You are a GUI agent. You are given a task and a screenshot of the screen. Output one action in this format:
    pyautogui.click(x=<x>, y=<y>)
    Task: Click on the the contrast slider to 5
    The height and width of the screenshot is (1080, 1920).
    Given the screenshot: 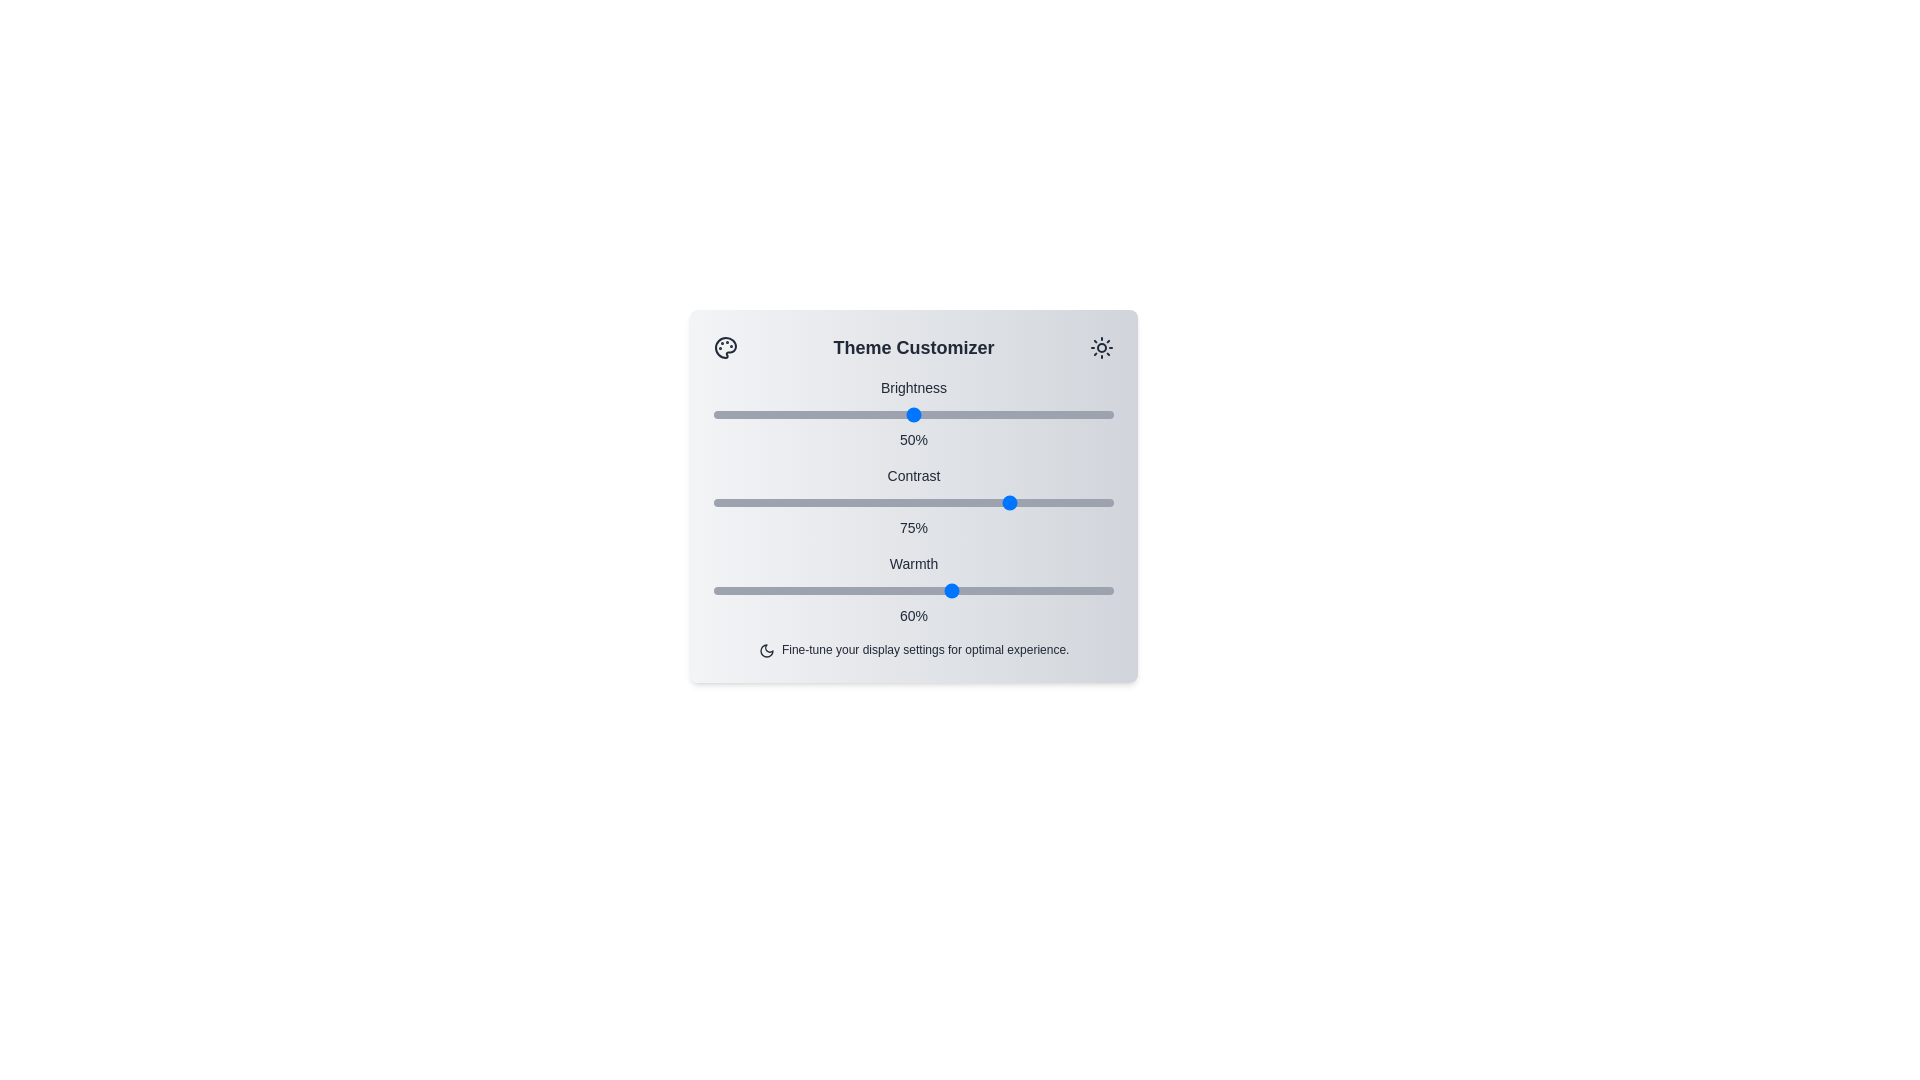 What is the action you would take?
    pyautogui.click(x=733, y=501)
    